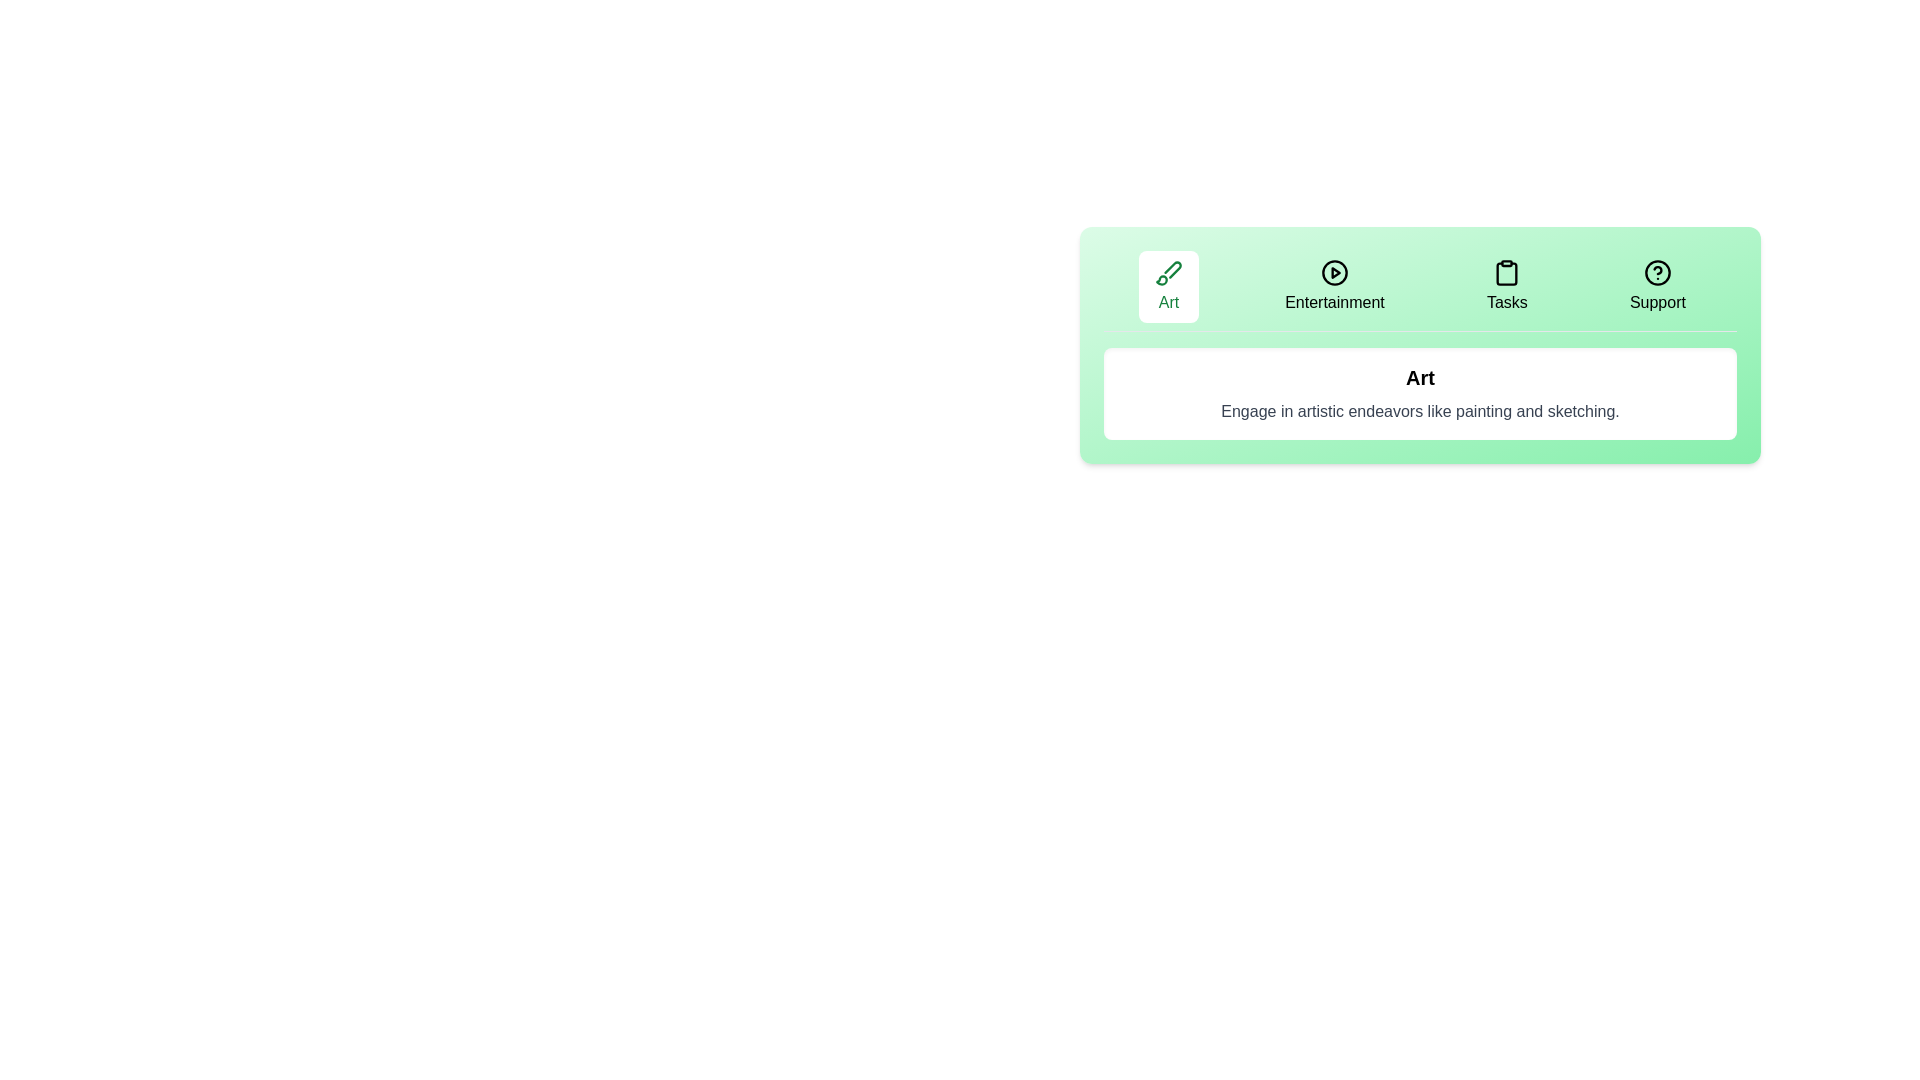 This screenshot has height=1080, width=1920. Describe the element at coordinates (1507, 273) in the screenshot. I see `the clipboard-shaped icon on the green background, located within the 'Tasks' section` at that location.